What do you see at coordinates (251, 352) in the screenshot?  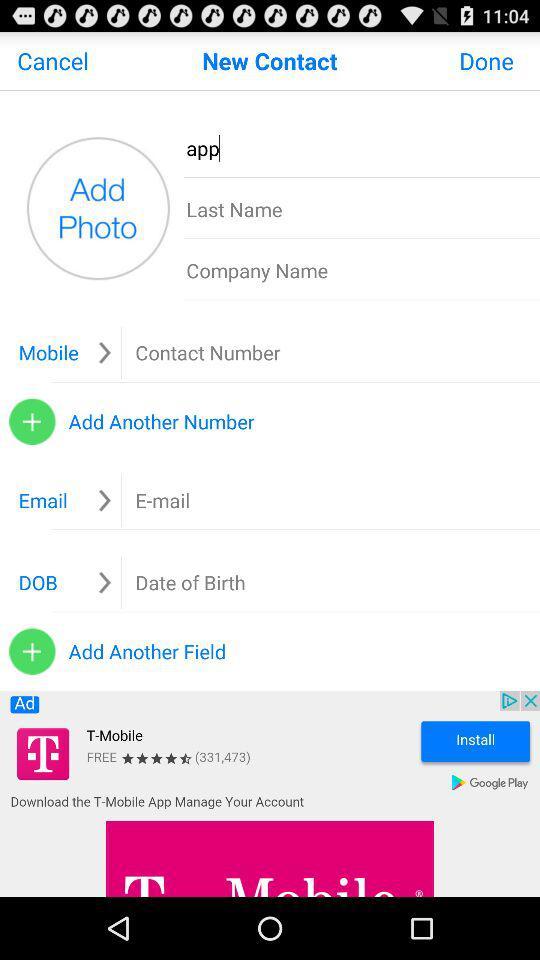 I see `mobile phone field for new contact` at bounding box center [251, 352].